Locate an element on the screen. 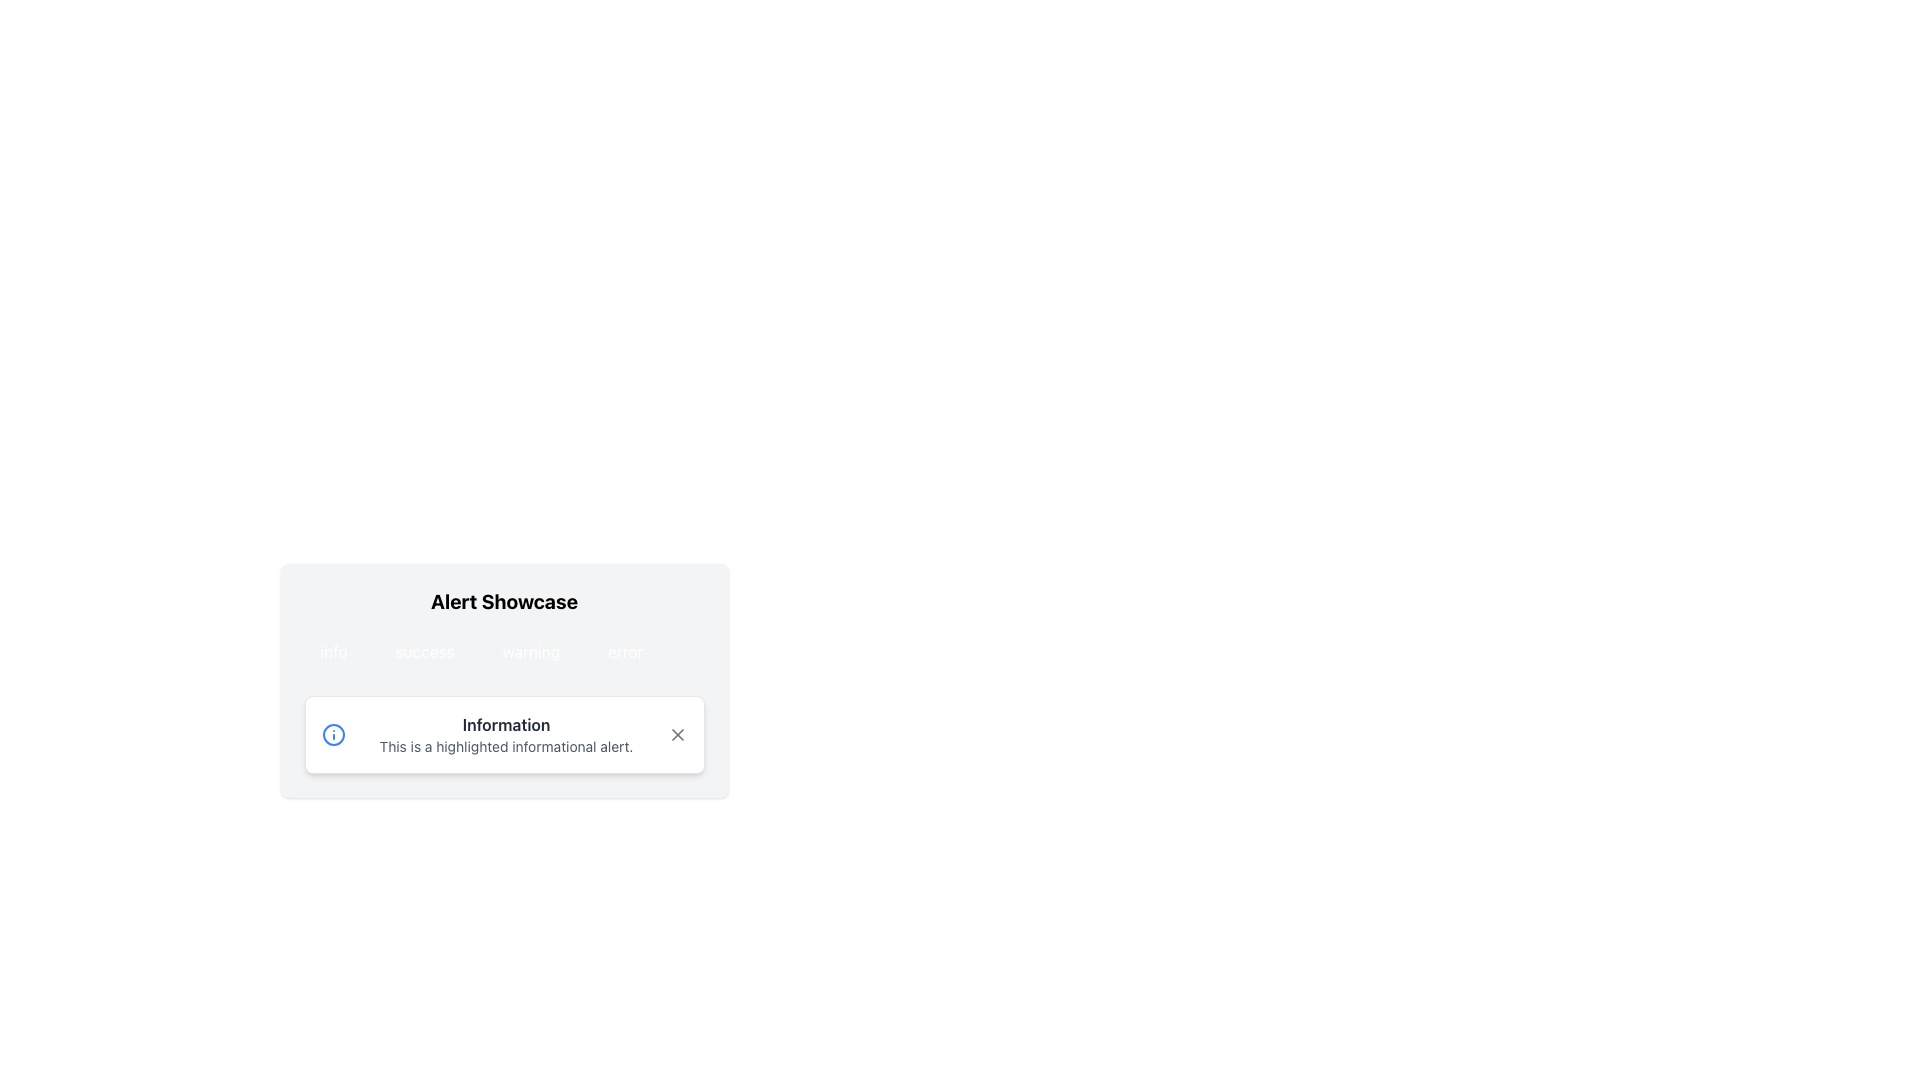 The image size is (1920, 1080). the 'info' button located at the top left of the horizontal row of buttons is located at coordinates (333, 651).